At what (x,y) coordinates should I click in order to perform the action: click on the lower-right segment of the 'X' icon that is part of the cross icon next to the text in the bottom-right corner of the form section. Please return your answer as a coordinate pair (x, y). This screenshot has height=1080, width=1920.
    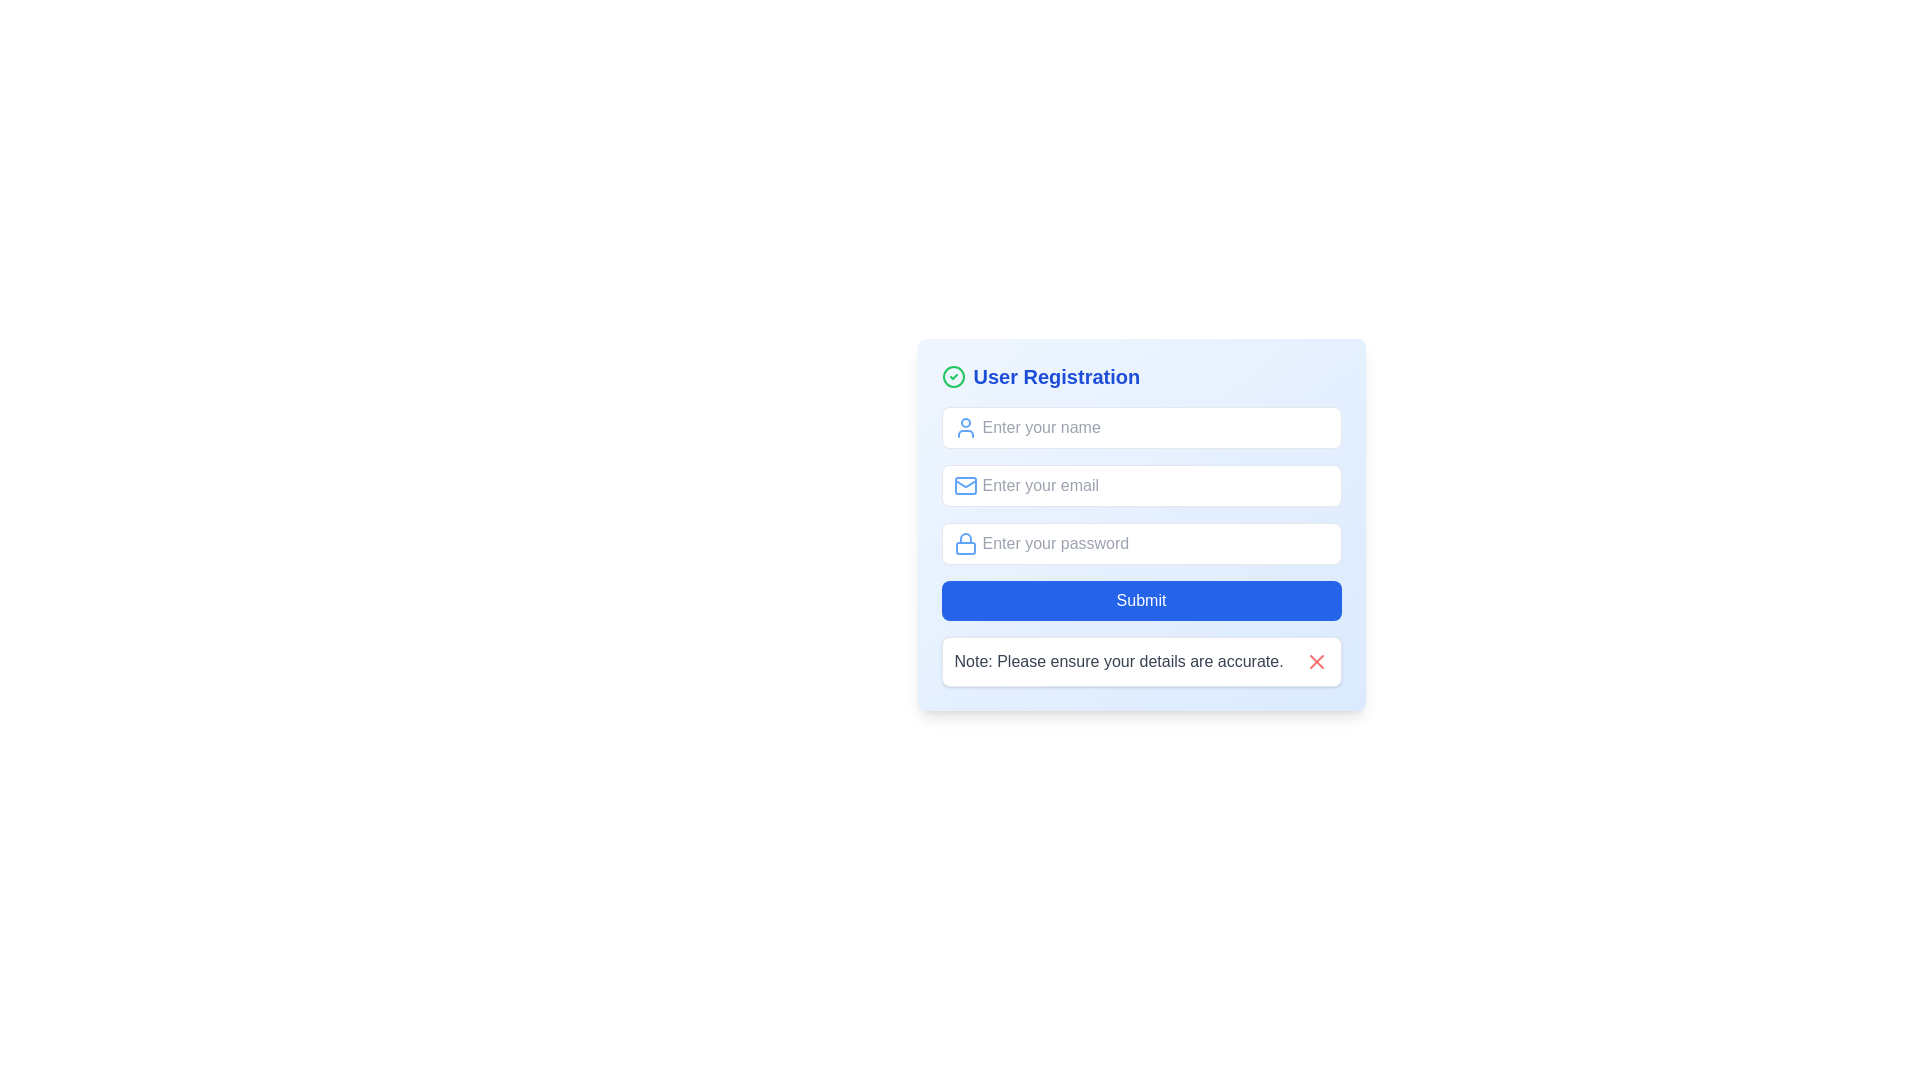
    Looking at the image, I should click on (1316, 662).